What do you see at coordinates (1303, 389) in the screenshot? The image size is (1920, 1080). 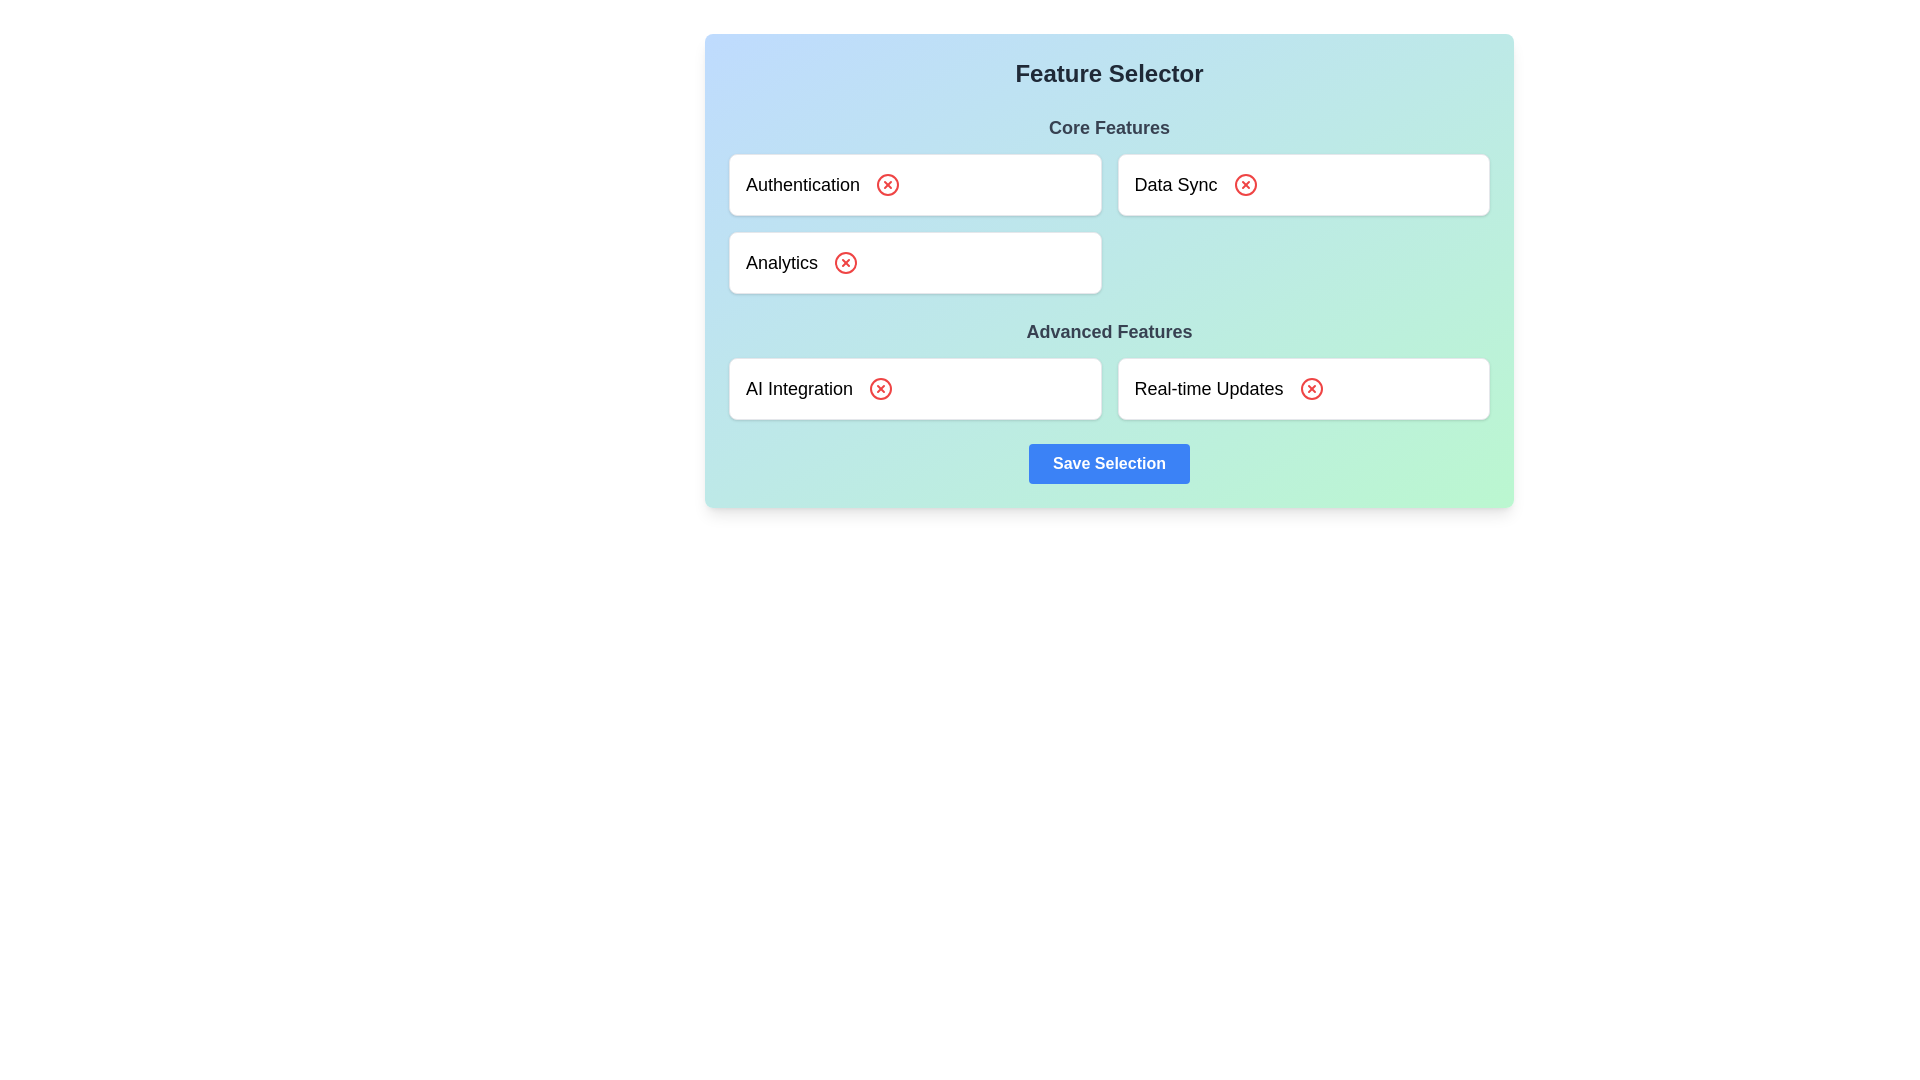 I see `the 'Real-time Updates' card` at bounding box center [1303, 389].